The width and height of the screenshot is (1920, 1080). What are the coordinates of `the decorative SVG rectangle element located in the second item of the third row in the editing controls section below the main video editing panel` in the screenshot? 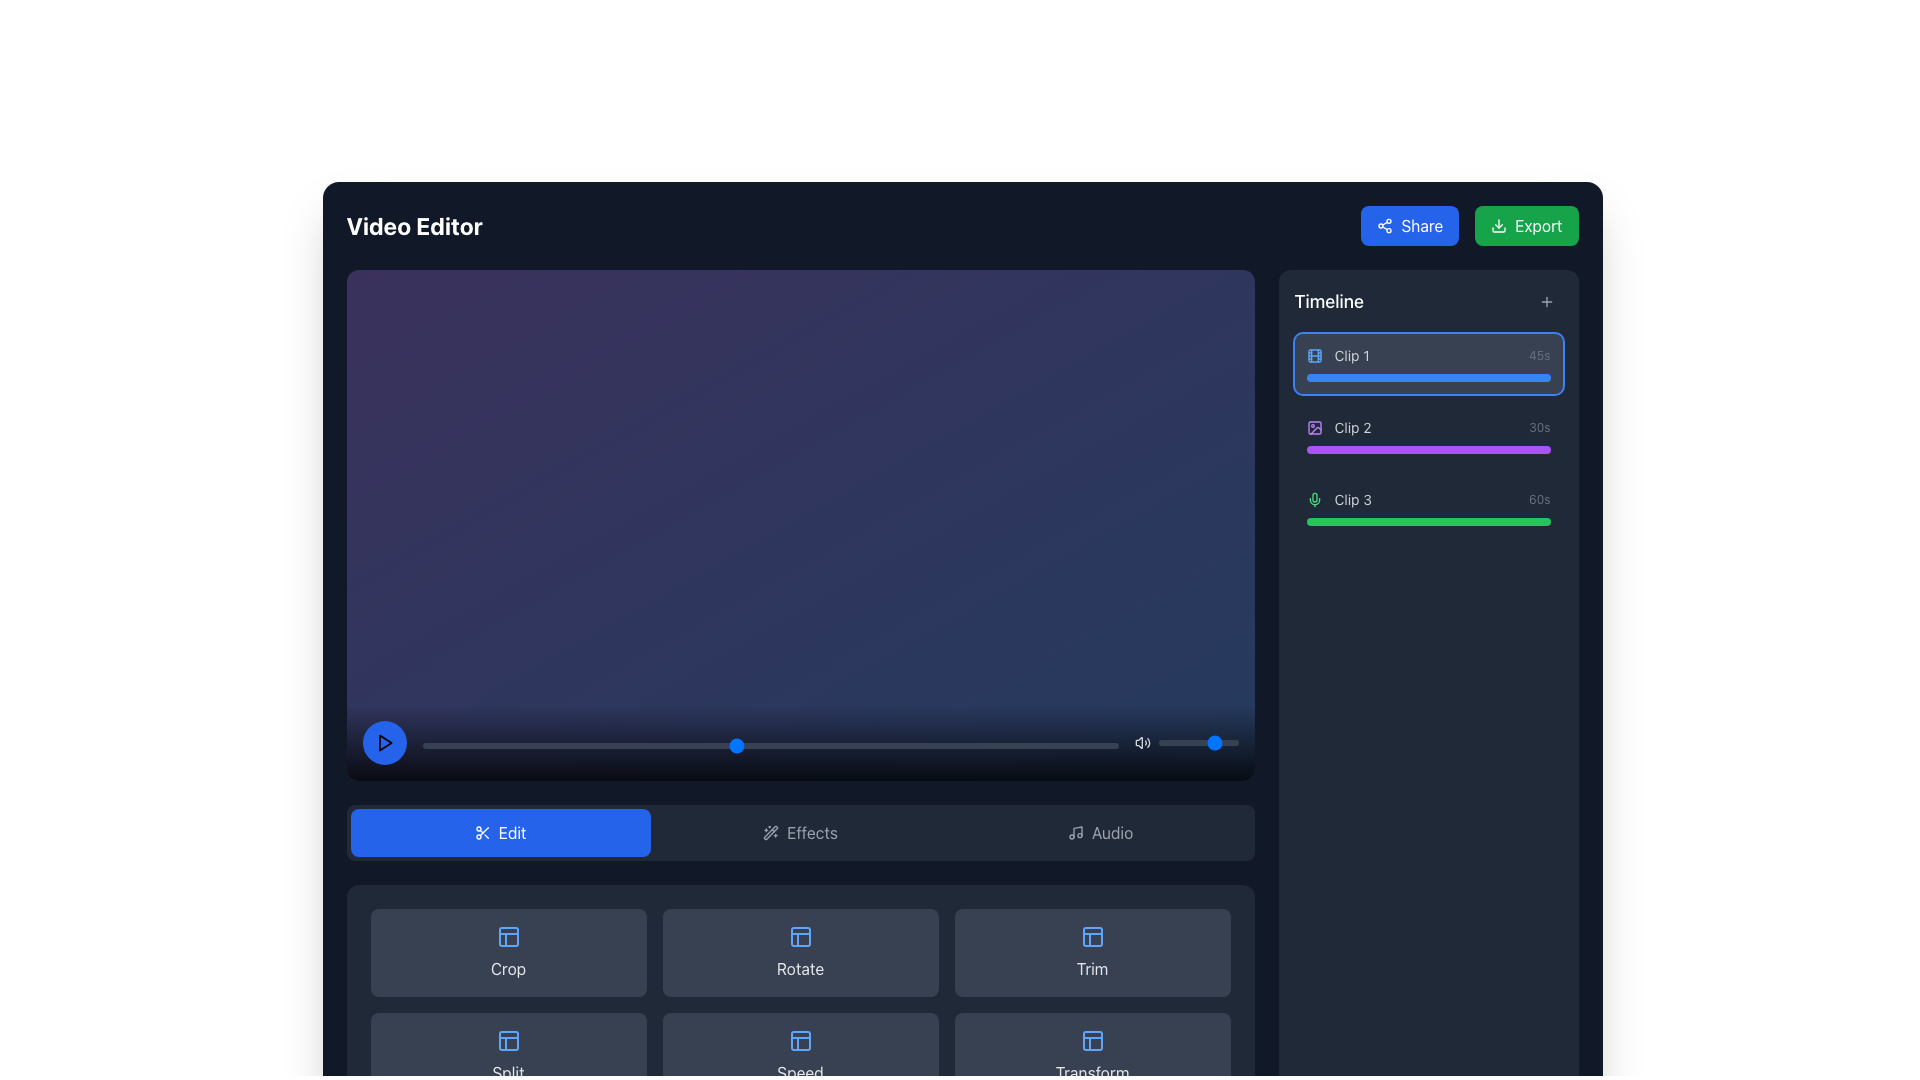 It's located at (800, 936).